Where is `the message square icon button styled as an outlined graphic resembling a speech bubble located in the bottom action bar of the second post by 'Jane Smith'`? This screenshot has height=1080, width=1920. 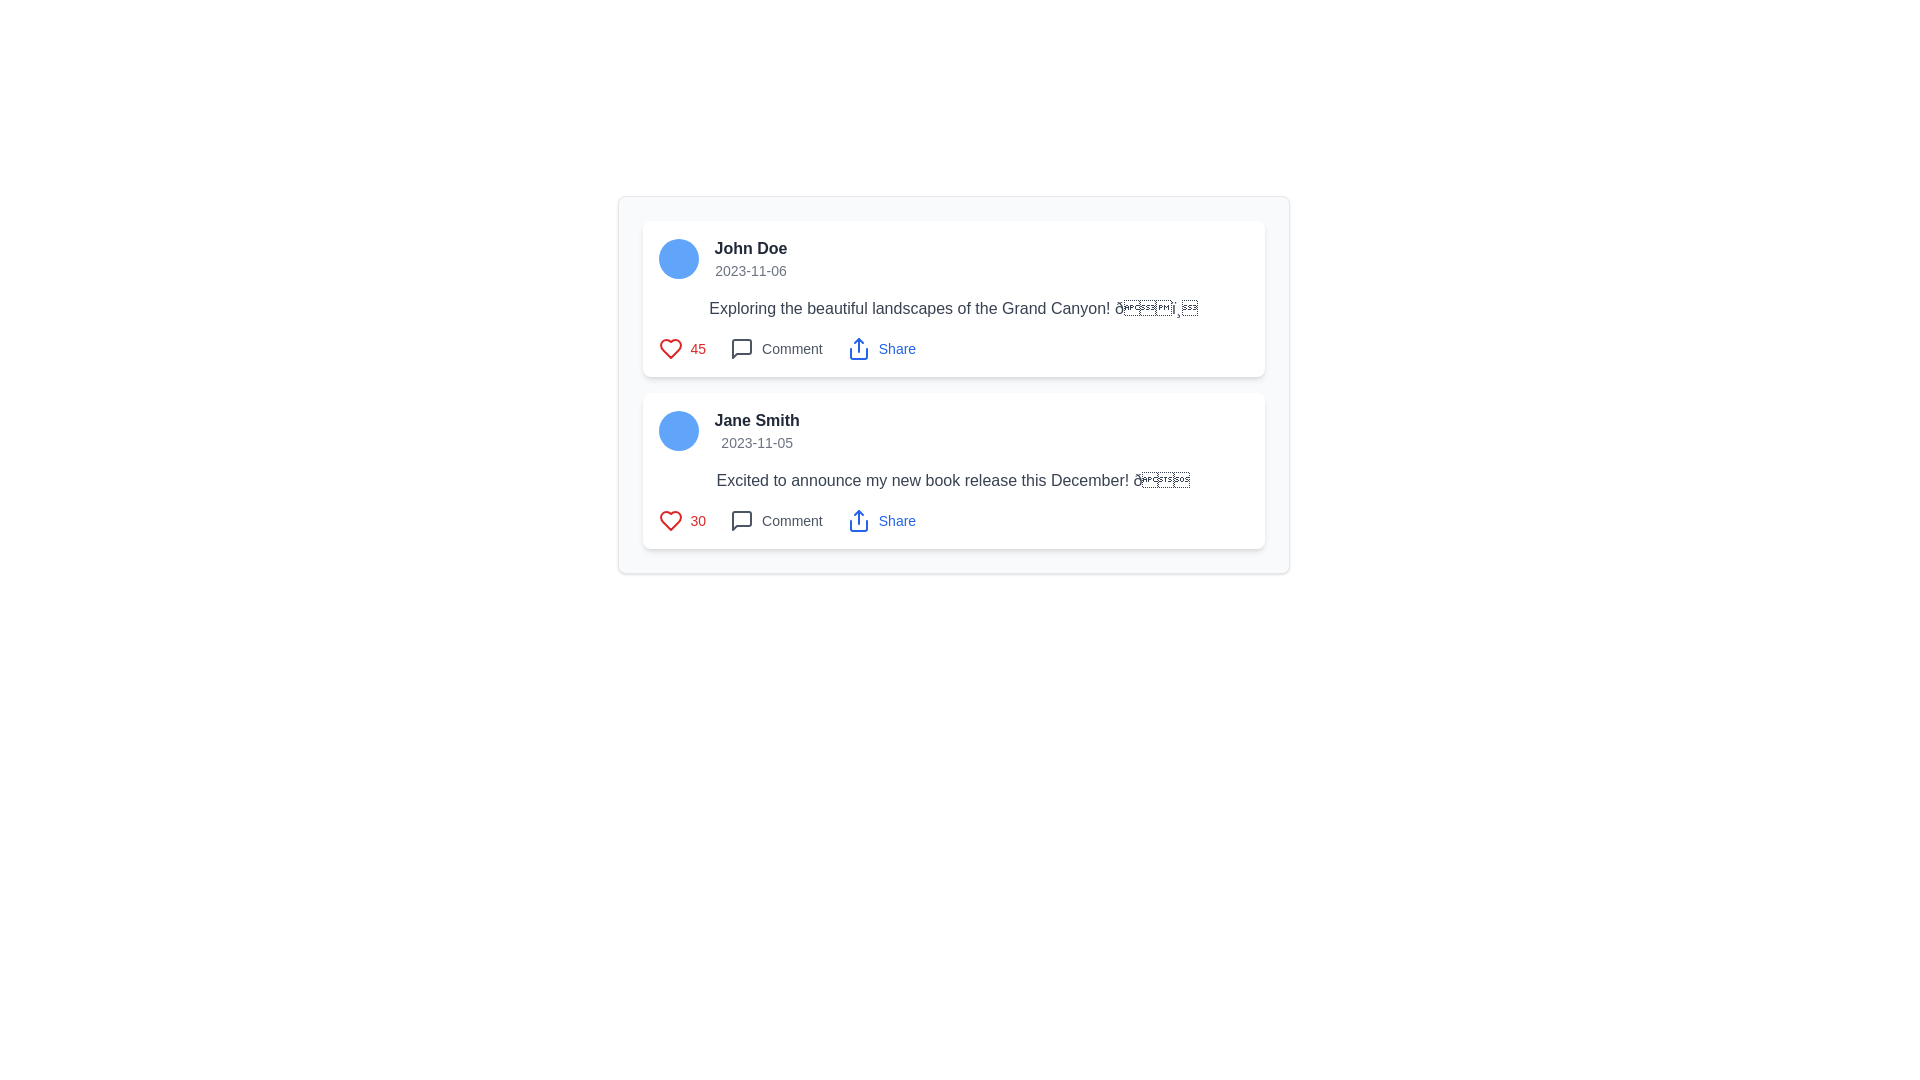 the message square icon button styled as an outlined graphic resembling a speech bubble located in the bottom action bar of the second post by 'Jane Smith' is located at coordinates (741, 519).